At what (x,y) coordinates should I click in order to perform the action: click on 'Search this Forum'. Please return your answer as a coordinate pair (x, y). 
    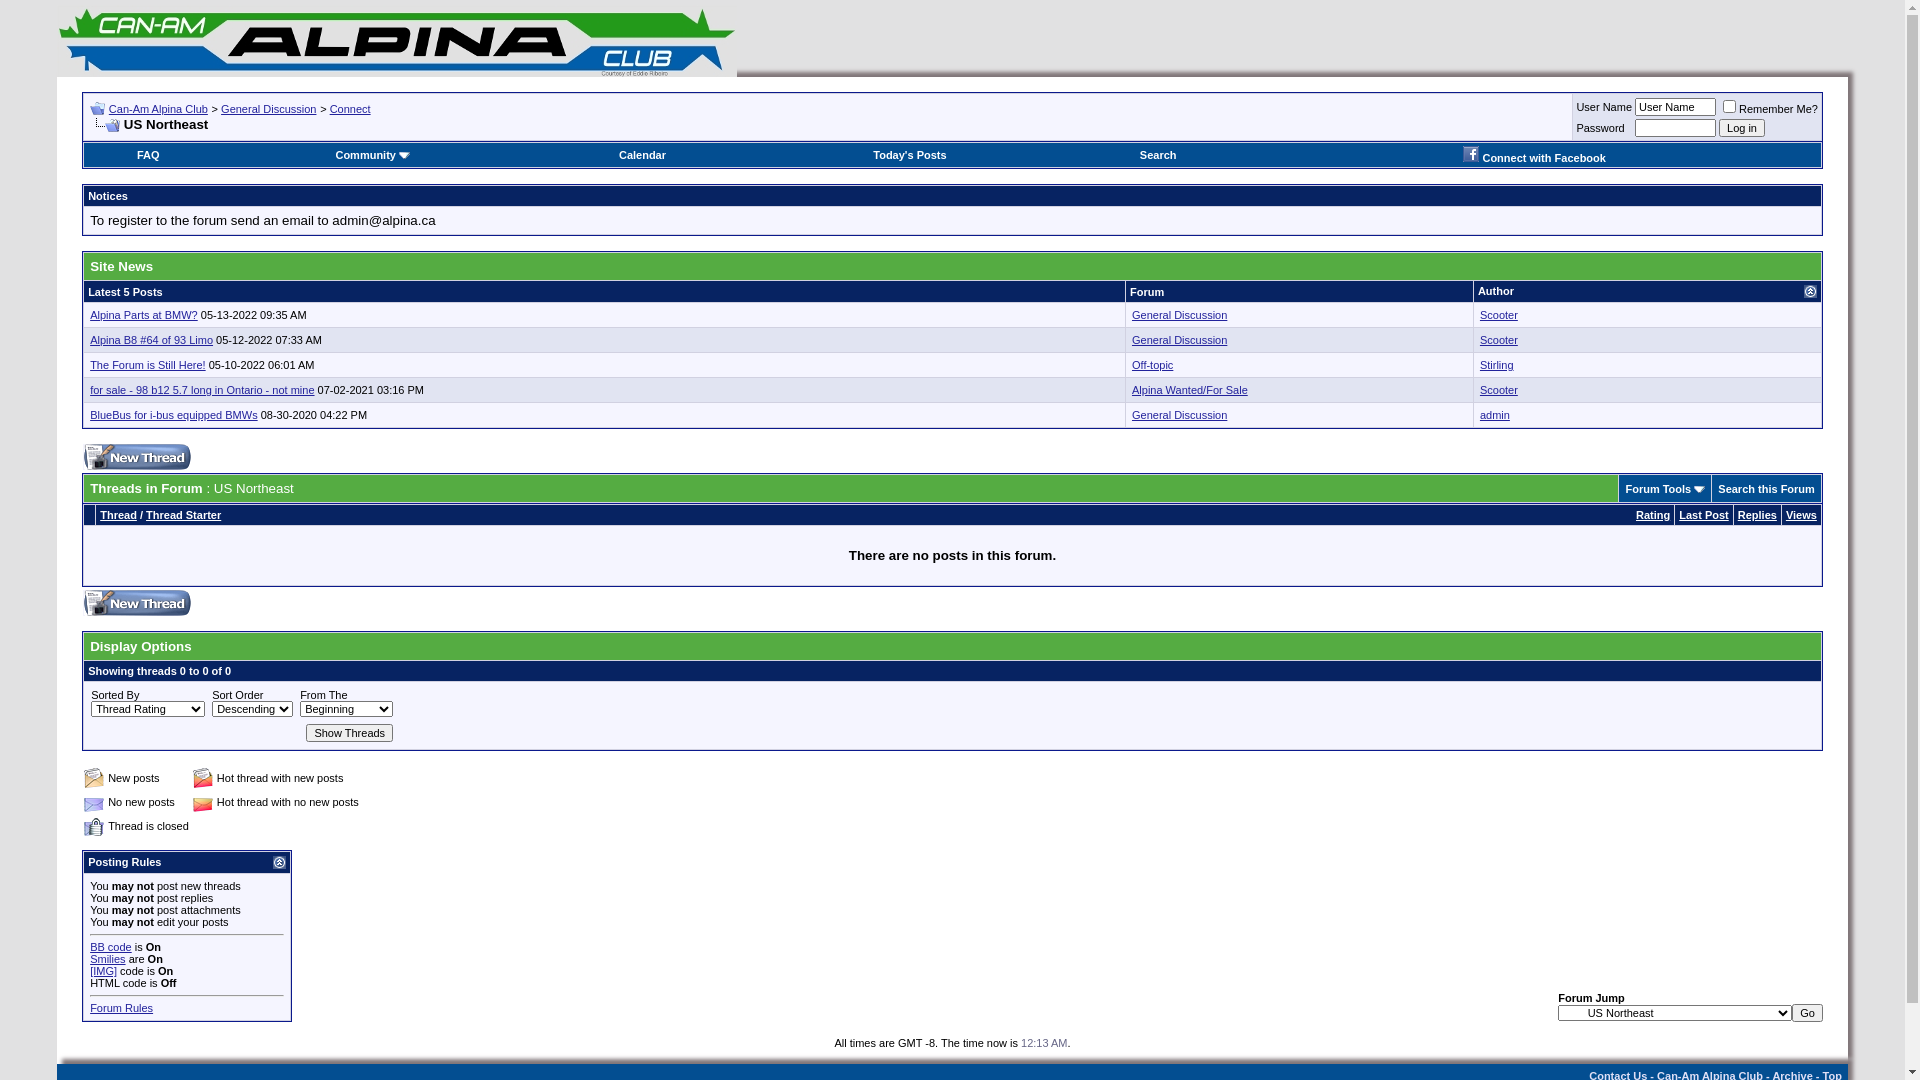
    Looking at the image, I should click on (1766, 488).